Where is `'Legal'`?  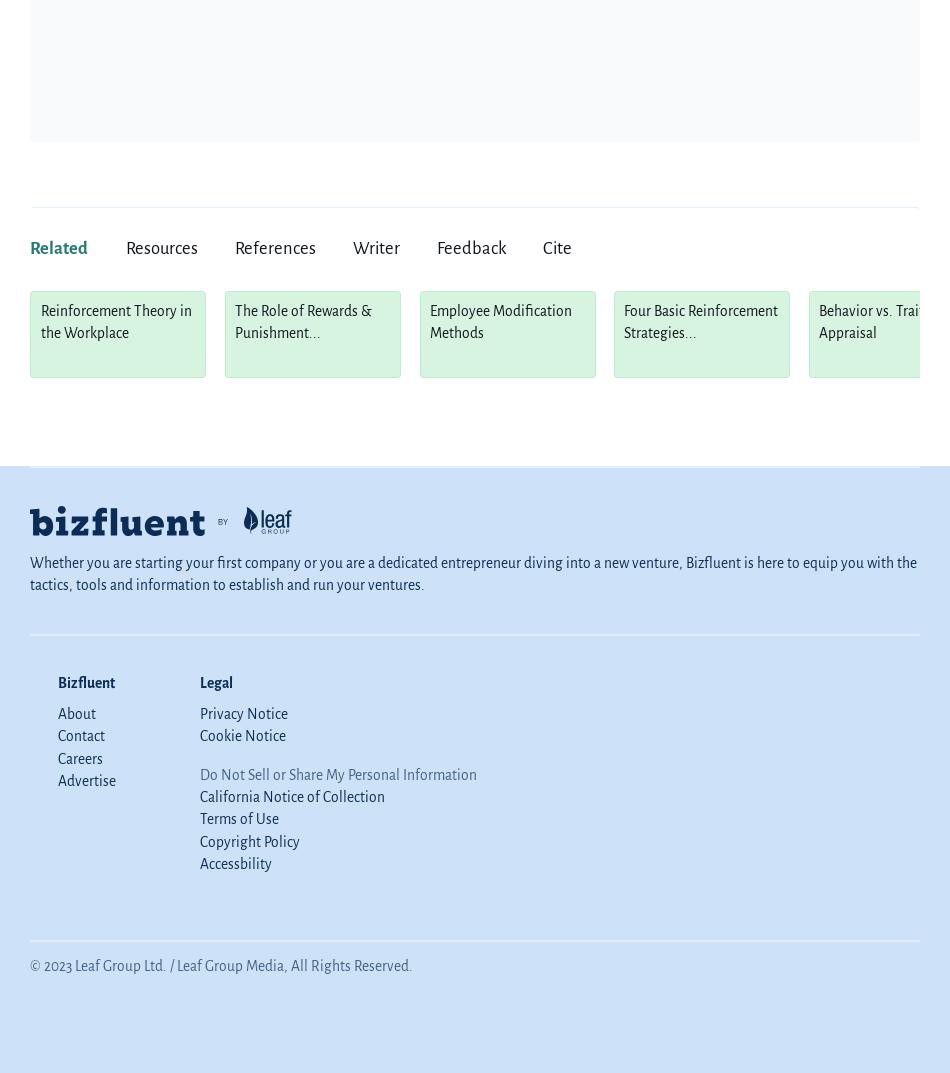 'Legal' is located at coordinates (215, 683).